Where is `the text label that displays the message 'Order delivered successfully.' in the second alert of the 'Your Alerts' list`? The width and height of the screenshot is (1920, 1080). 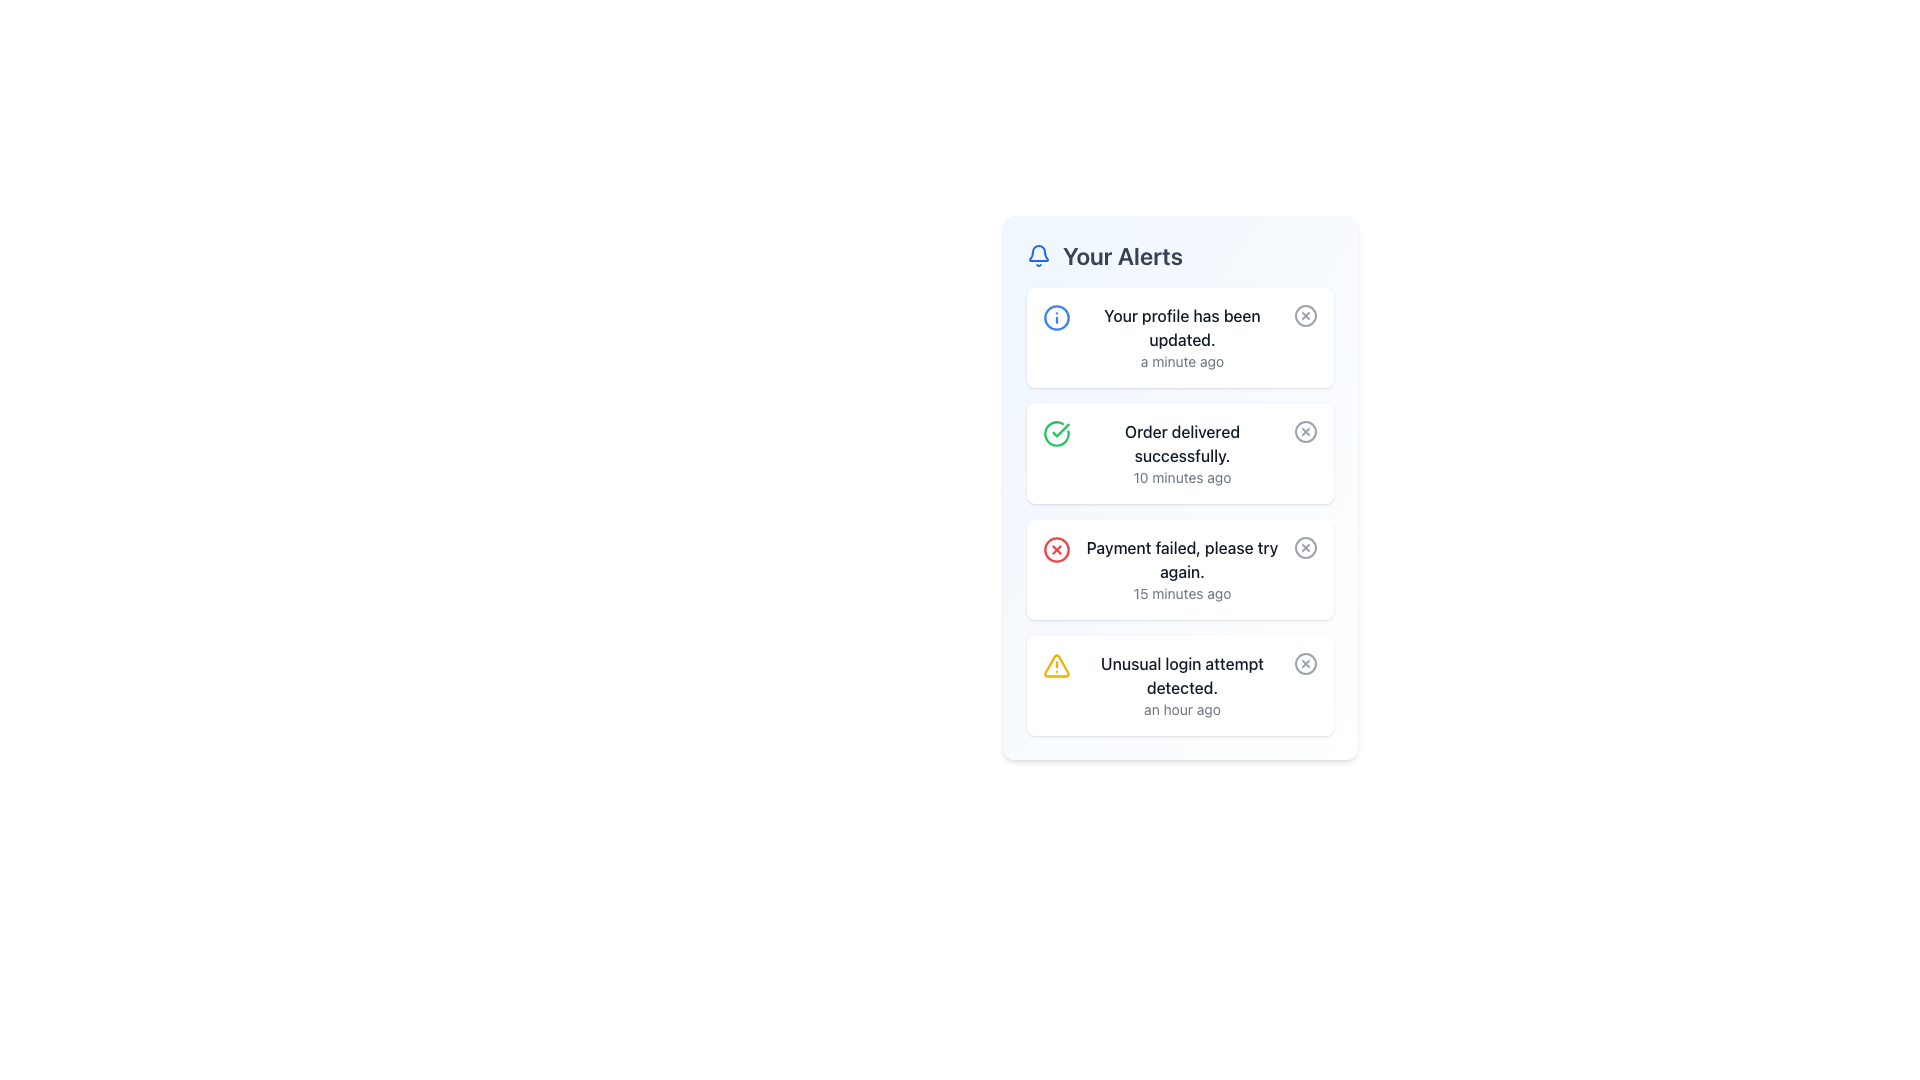 the text label that displays the message 'Order delivered successfully.' in the second alert of the 'Your Alerts' list is located at coordinates (1182, 442).